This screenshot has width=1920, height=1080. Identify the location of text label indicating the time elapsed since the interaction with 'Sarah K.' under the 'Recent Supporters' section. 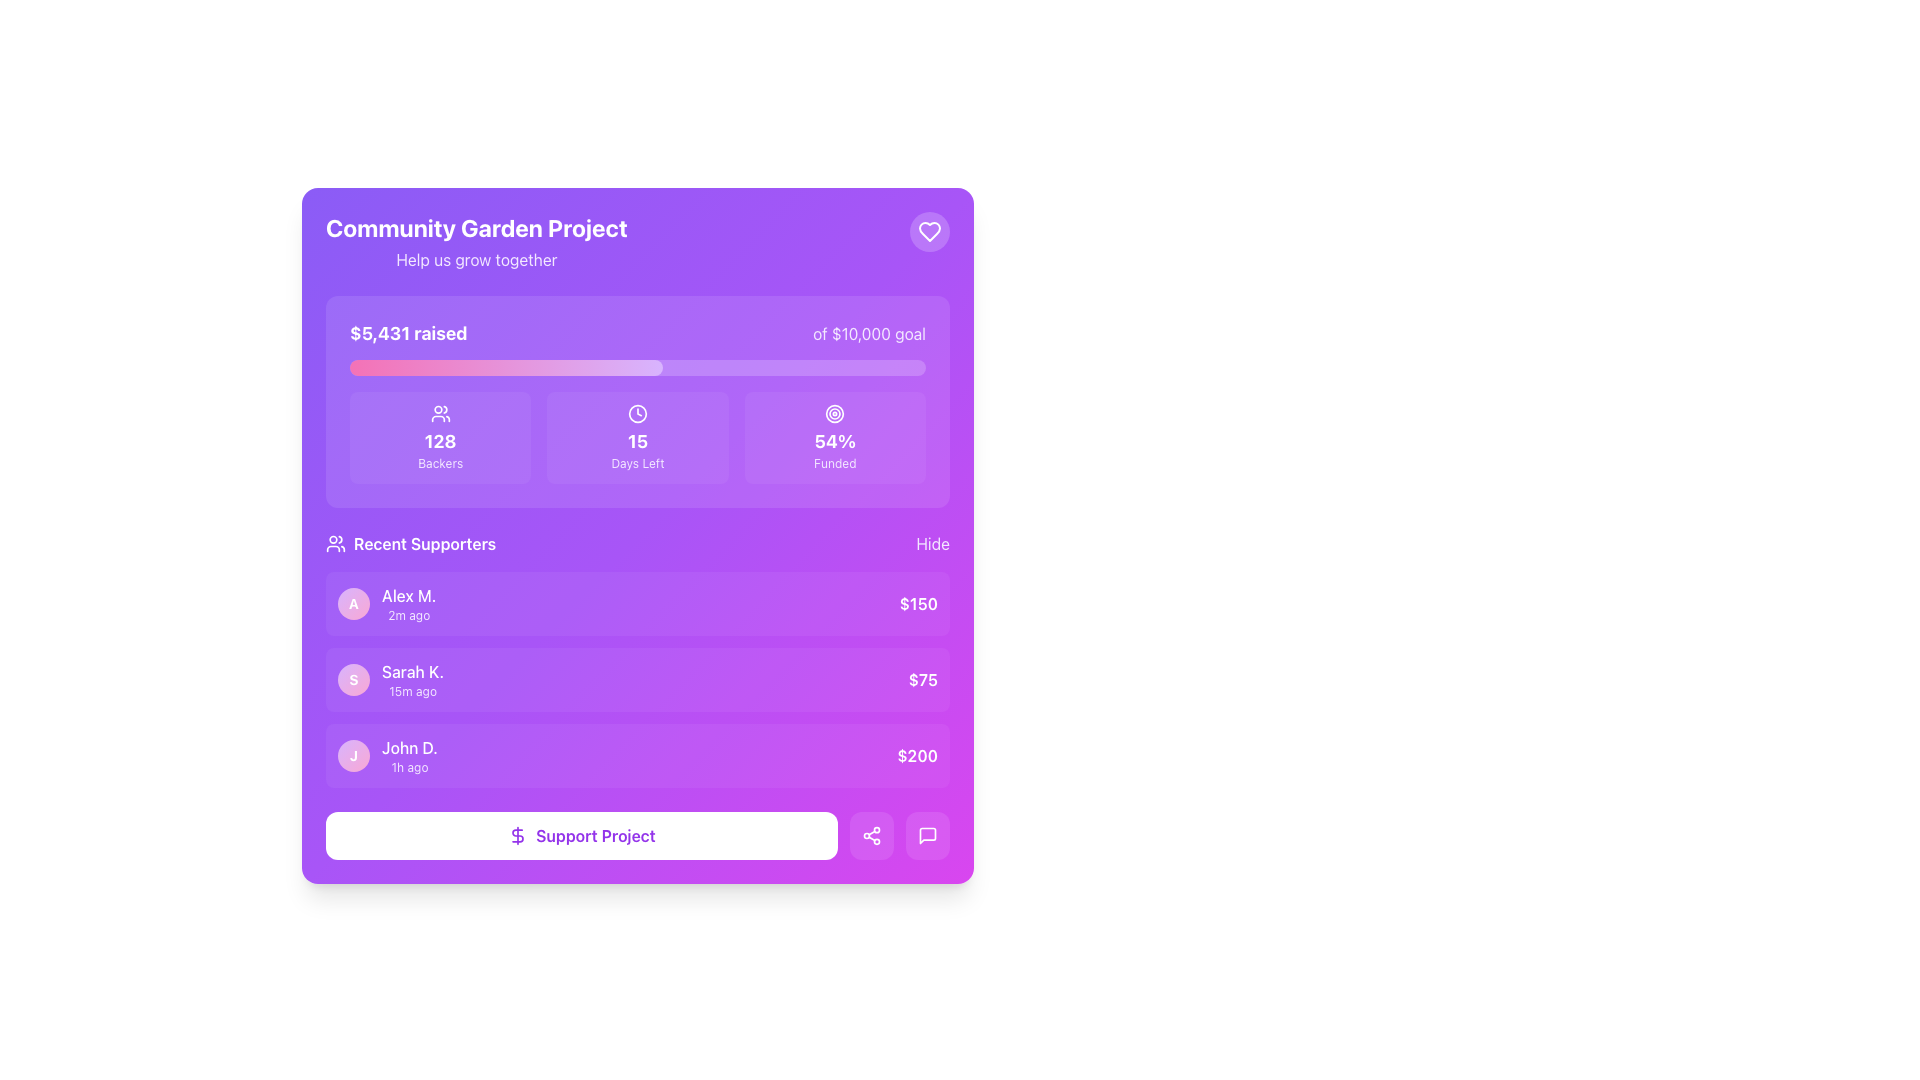
(411, 690).